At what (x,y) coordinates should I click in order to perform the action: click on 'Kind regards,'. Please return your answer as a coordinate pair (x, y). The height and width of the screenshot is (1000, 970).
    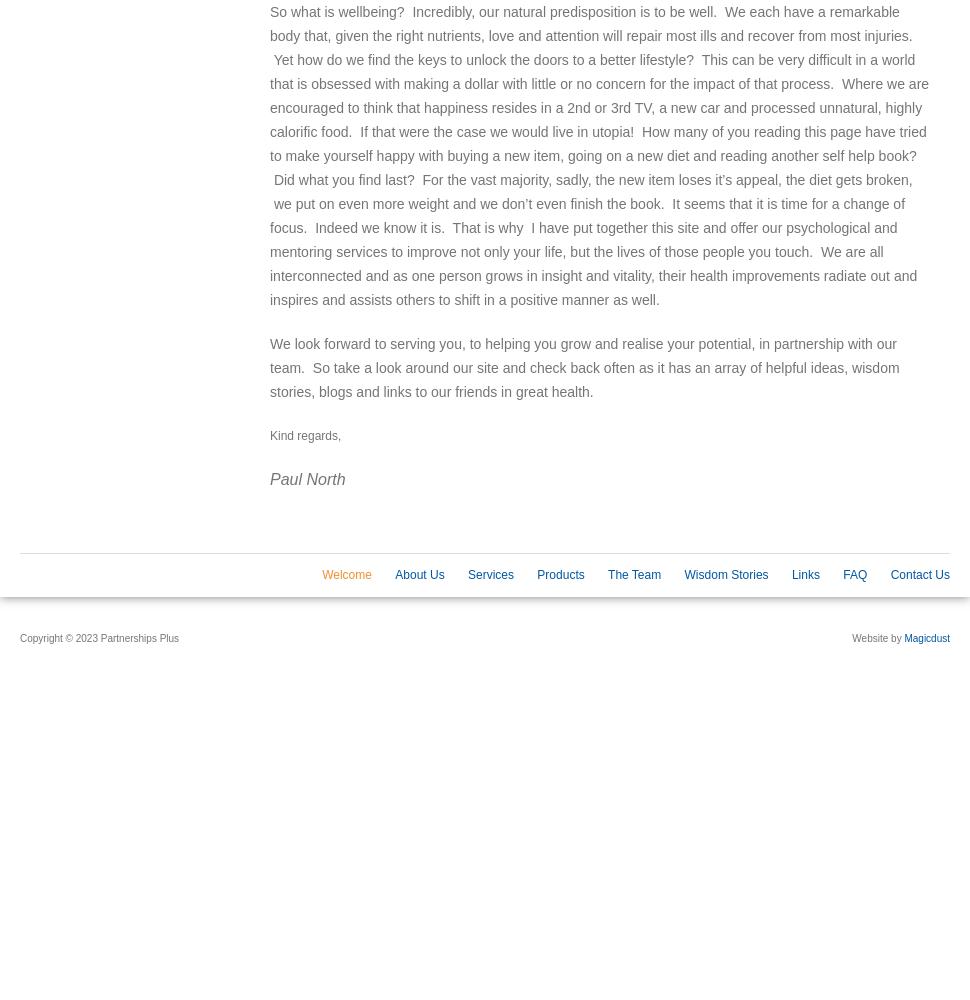
    Looking at the image, I should click on (305, 436).